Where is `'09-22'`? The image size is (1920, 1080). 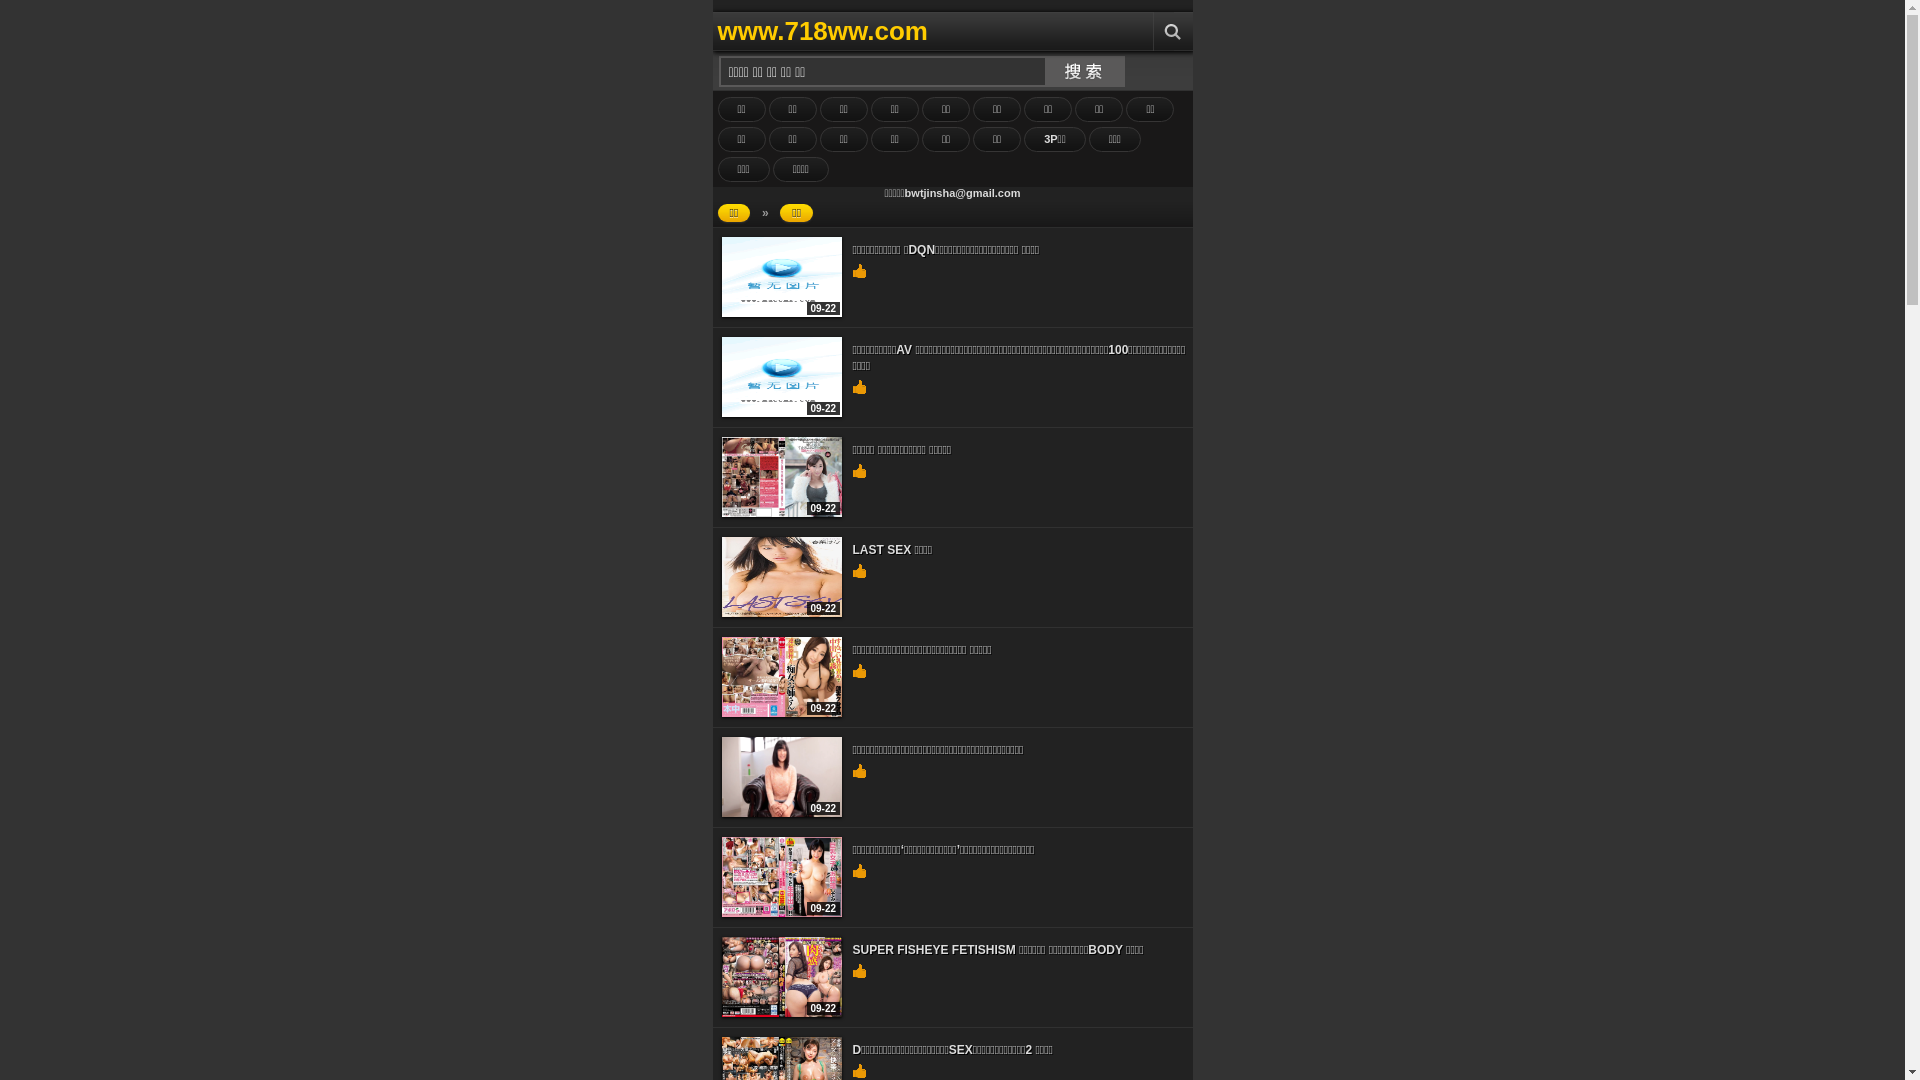
'09-22' is located at coordinates (781, 411).